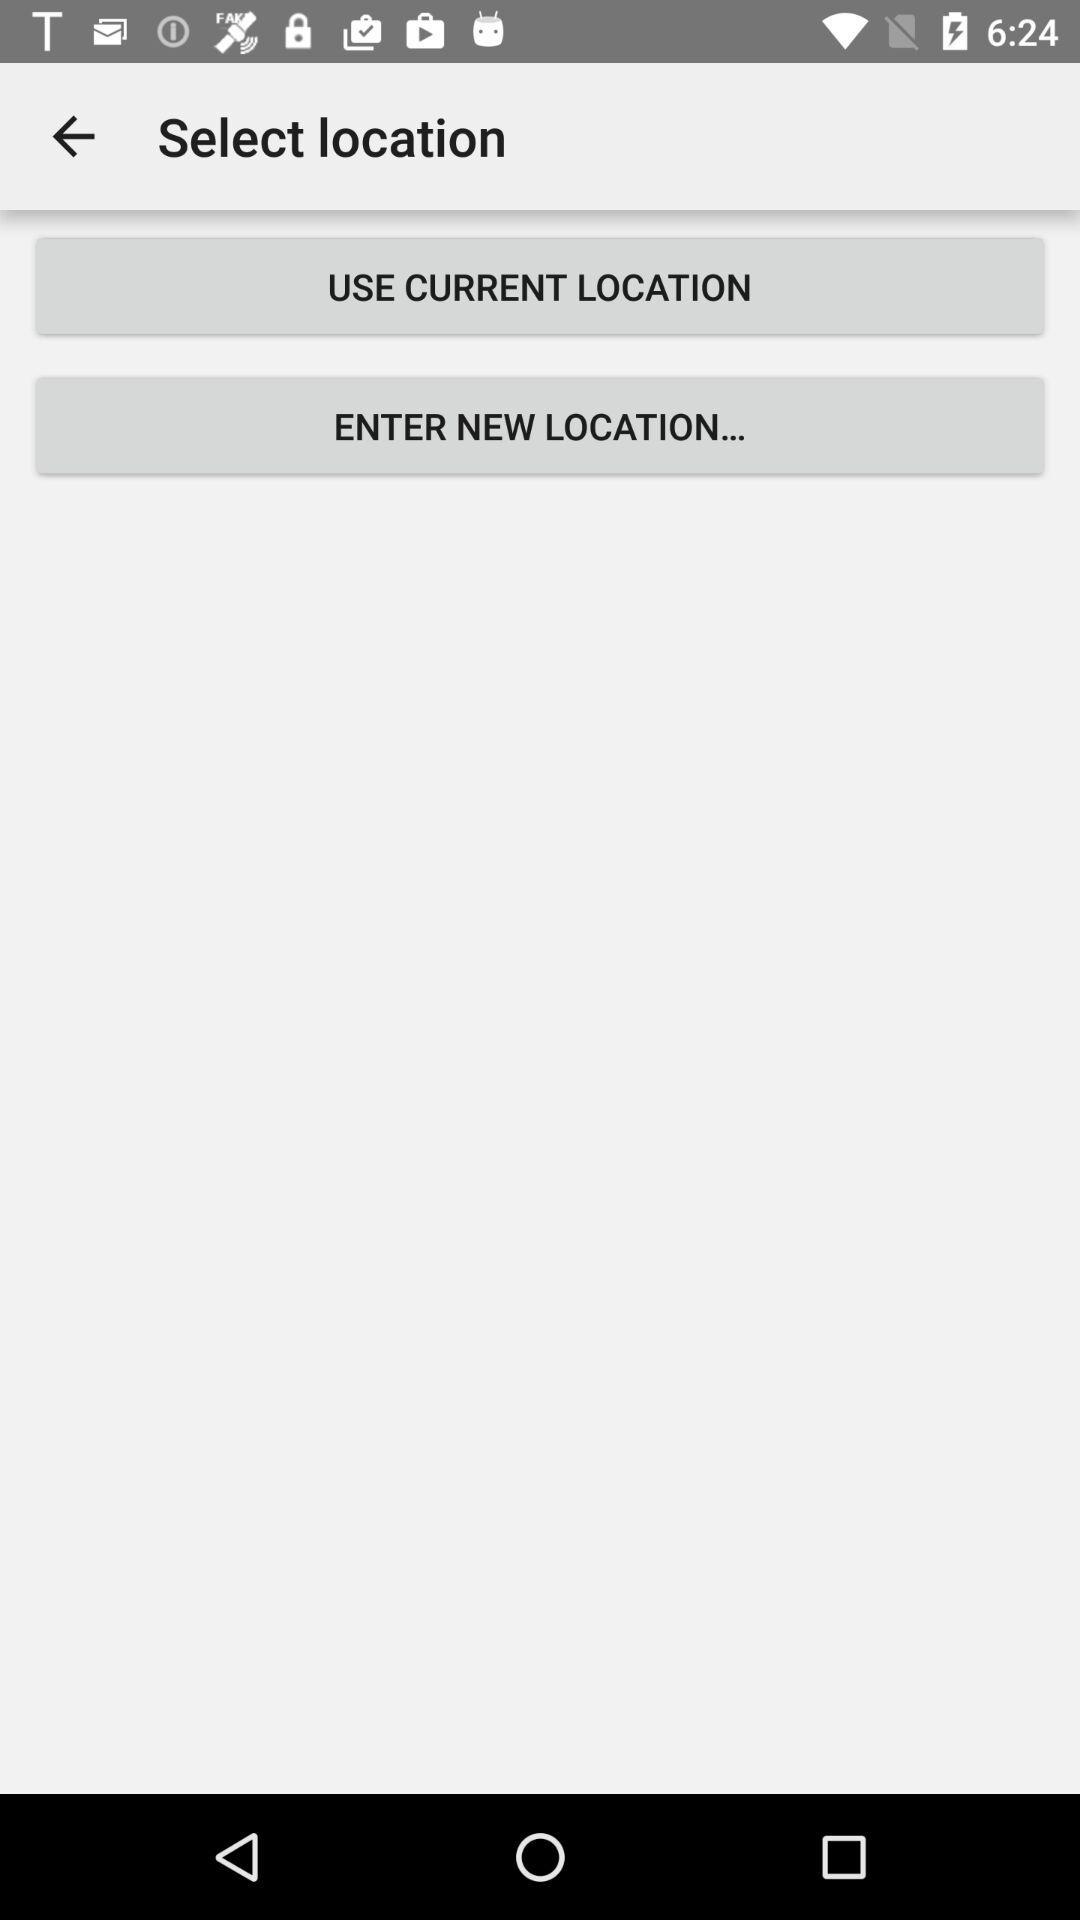 Image resolution: width=1080 pixels, height=1920 pixels. What do you see at coordinates (72, 135) in the screenshot?
I see `the icon next to the select location` at bounding box center [72, 135].